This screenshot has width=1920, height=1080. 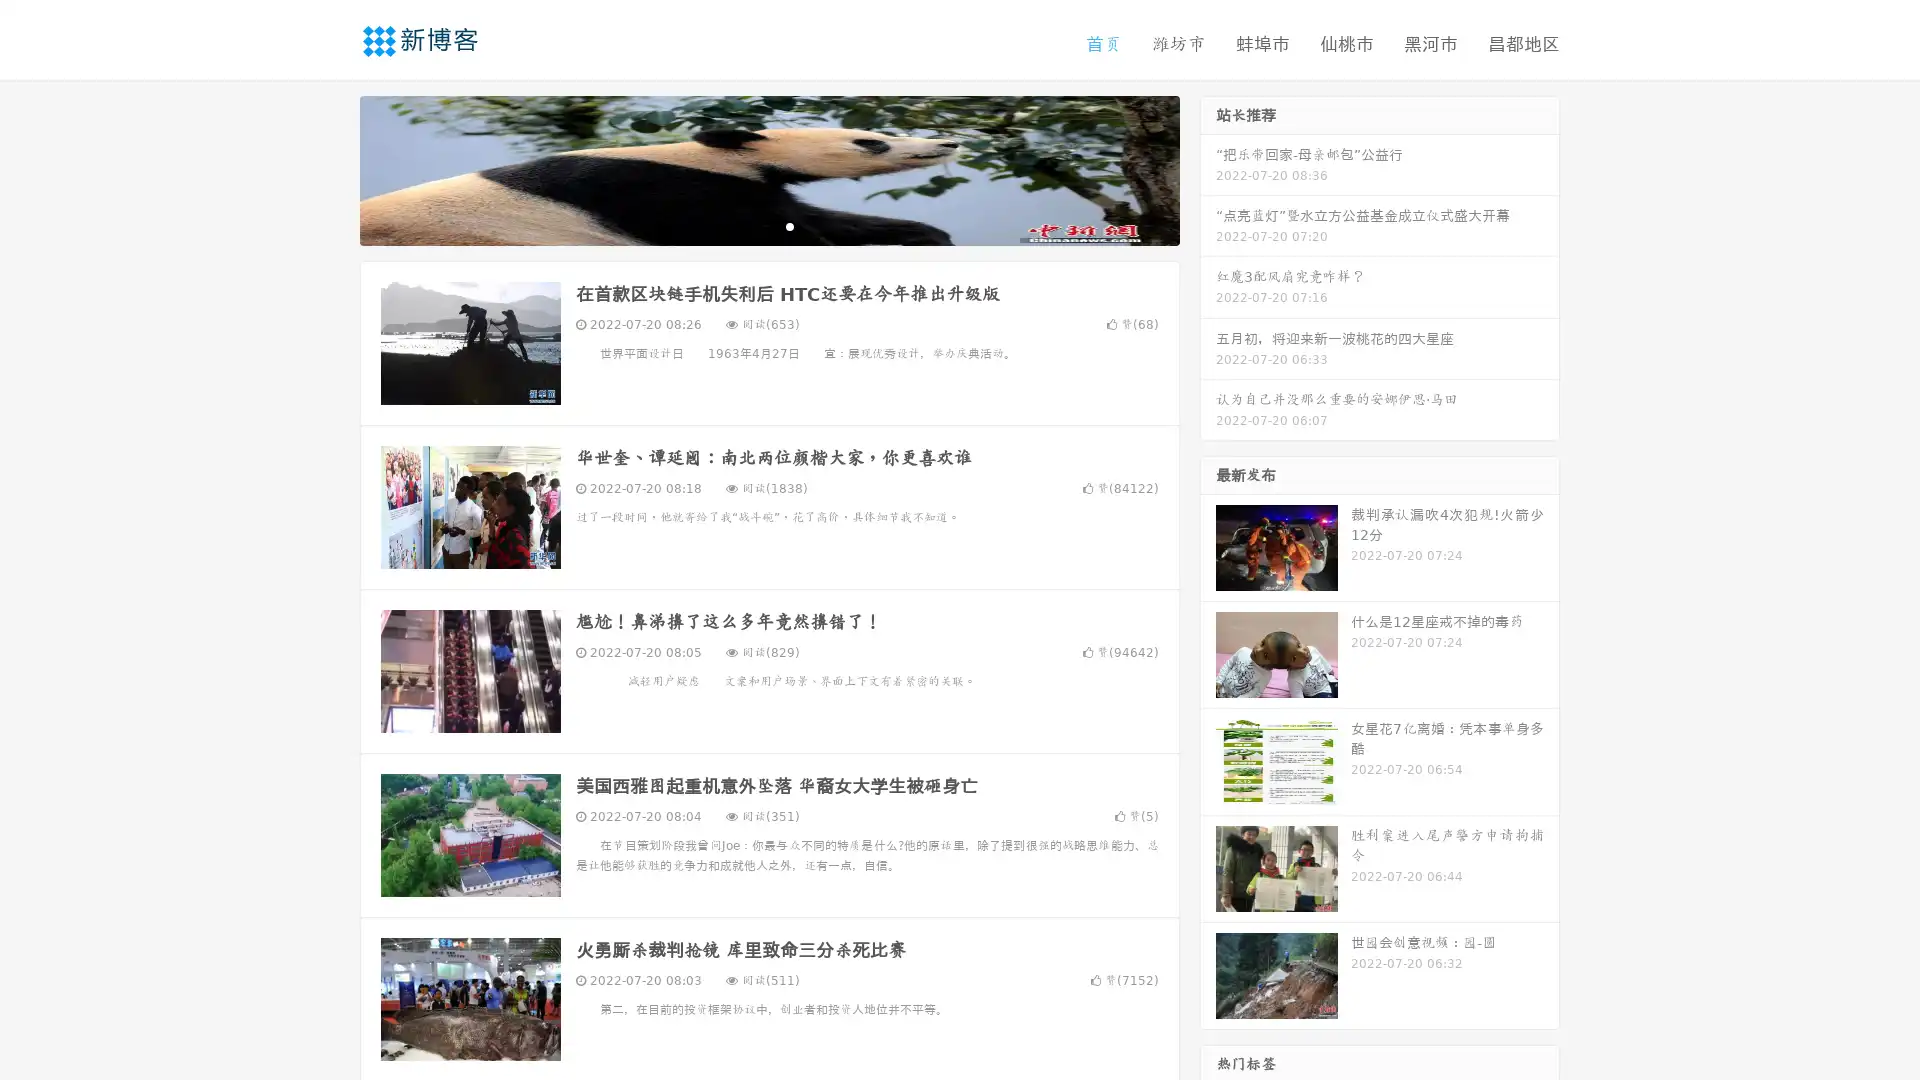 I want to click on Go to slide 1, so click(x=748, y=225).